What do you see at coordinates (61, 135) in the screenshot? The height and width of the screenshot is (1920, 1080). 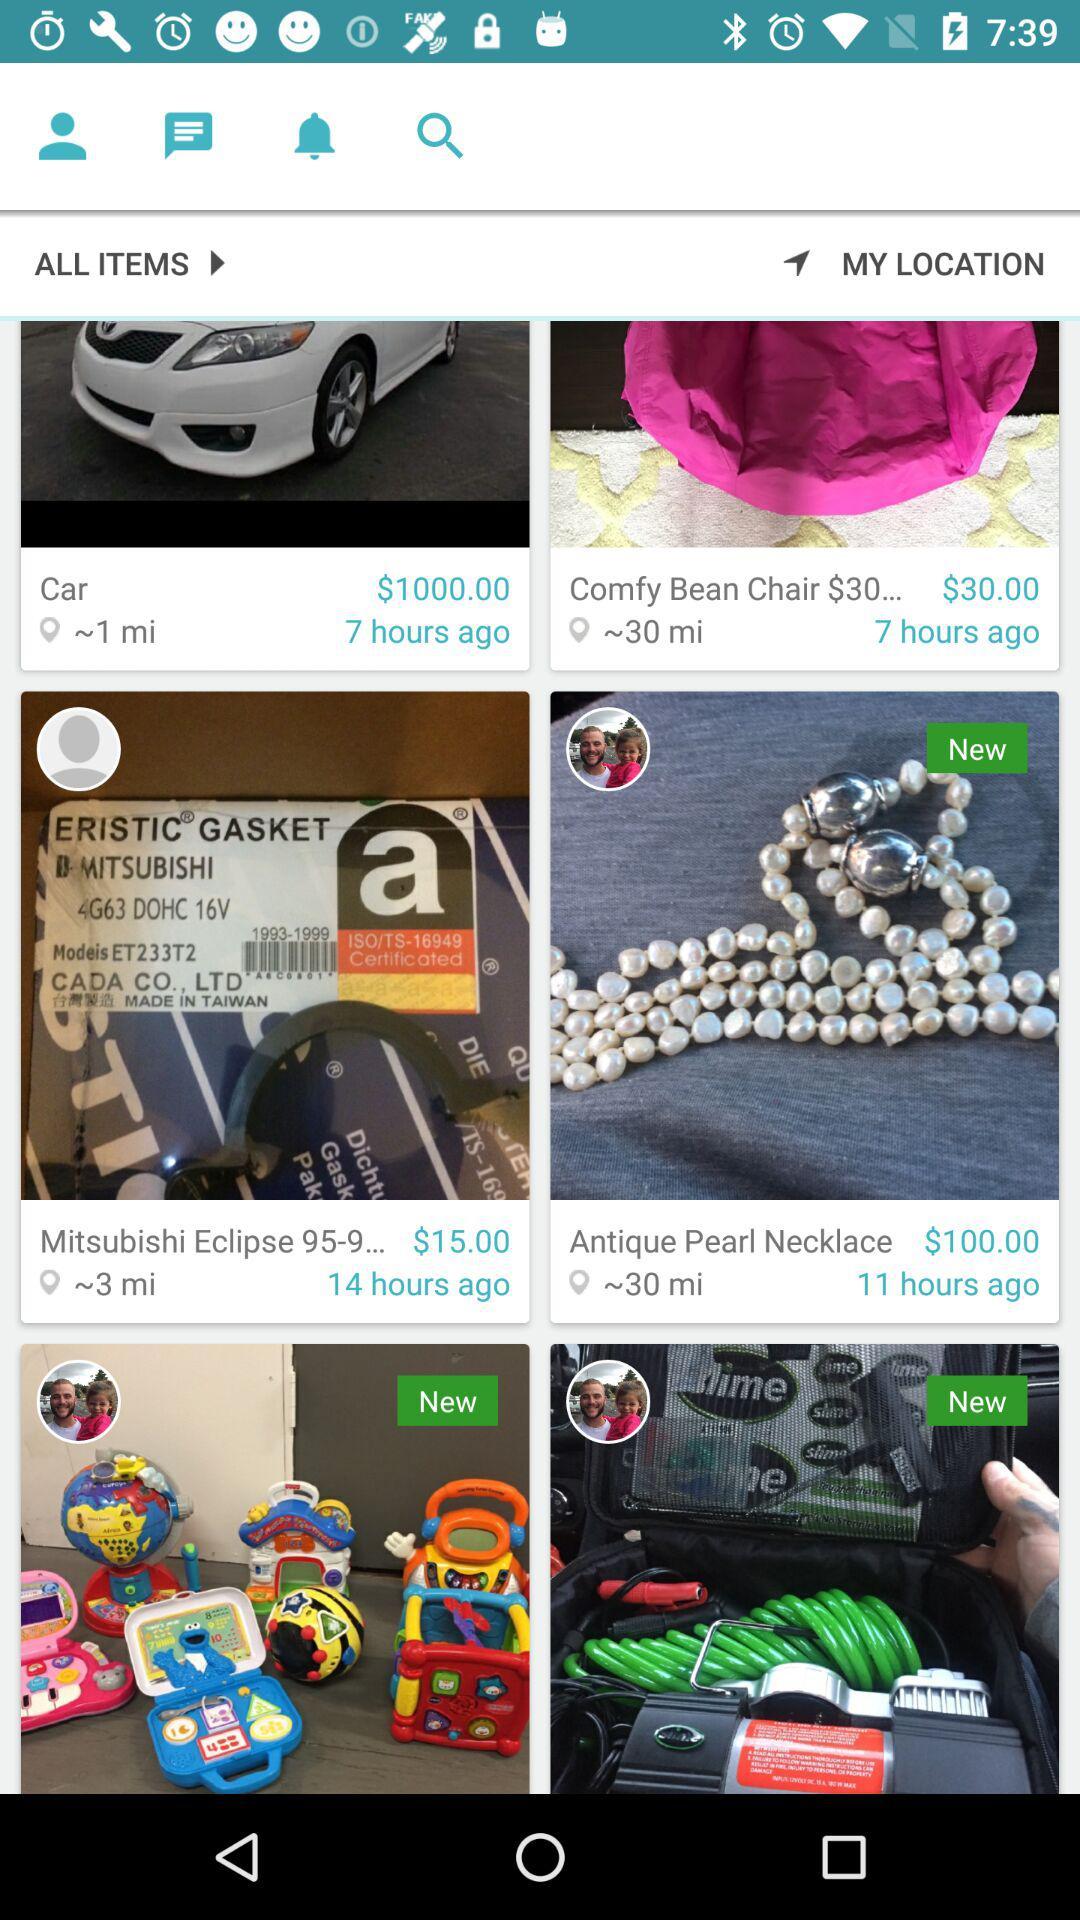 I see `my profile` at bounding box center [61, 135].